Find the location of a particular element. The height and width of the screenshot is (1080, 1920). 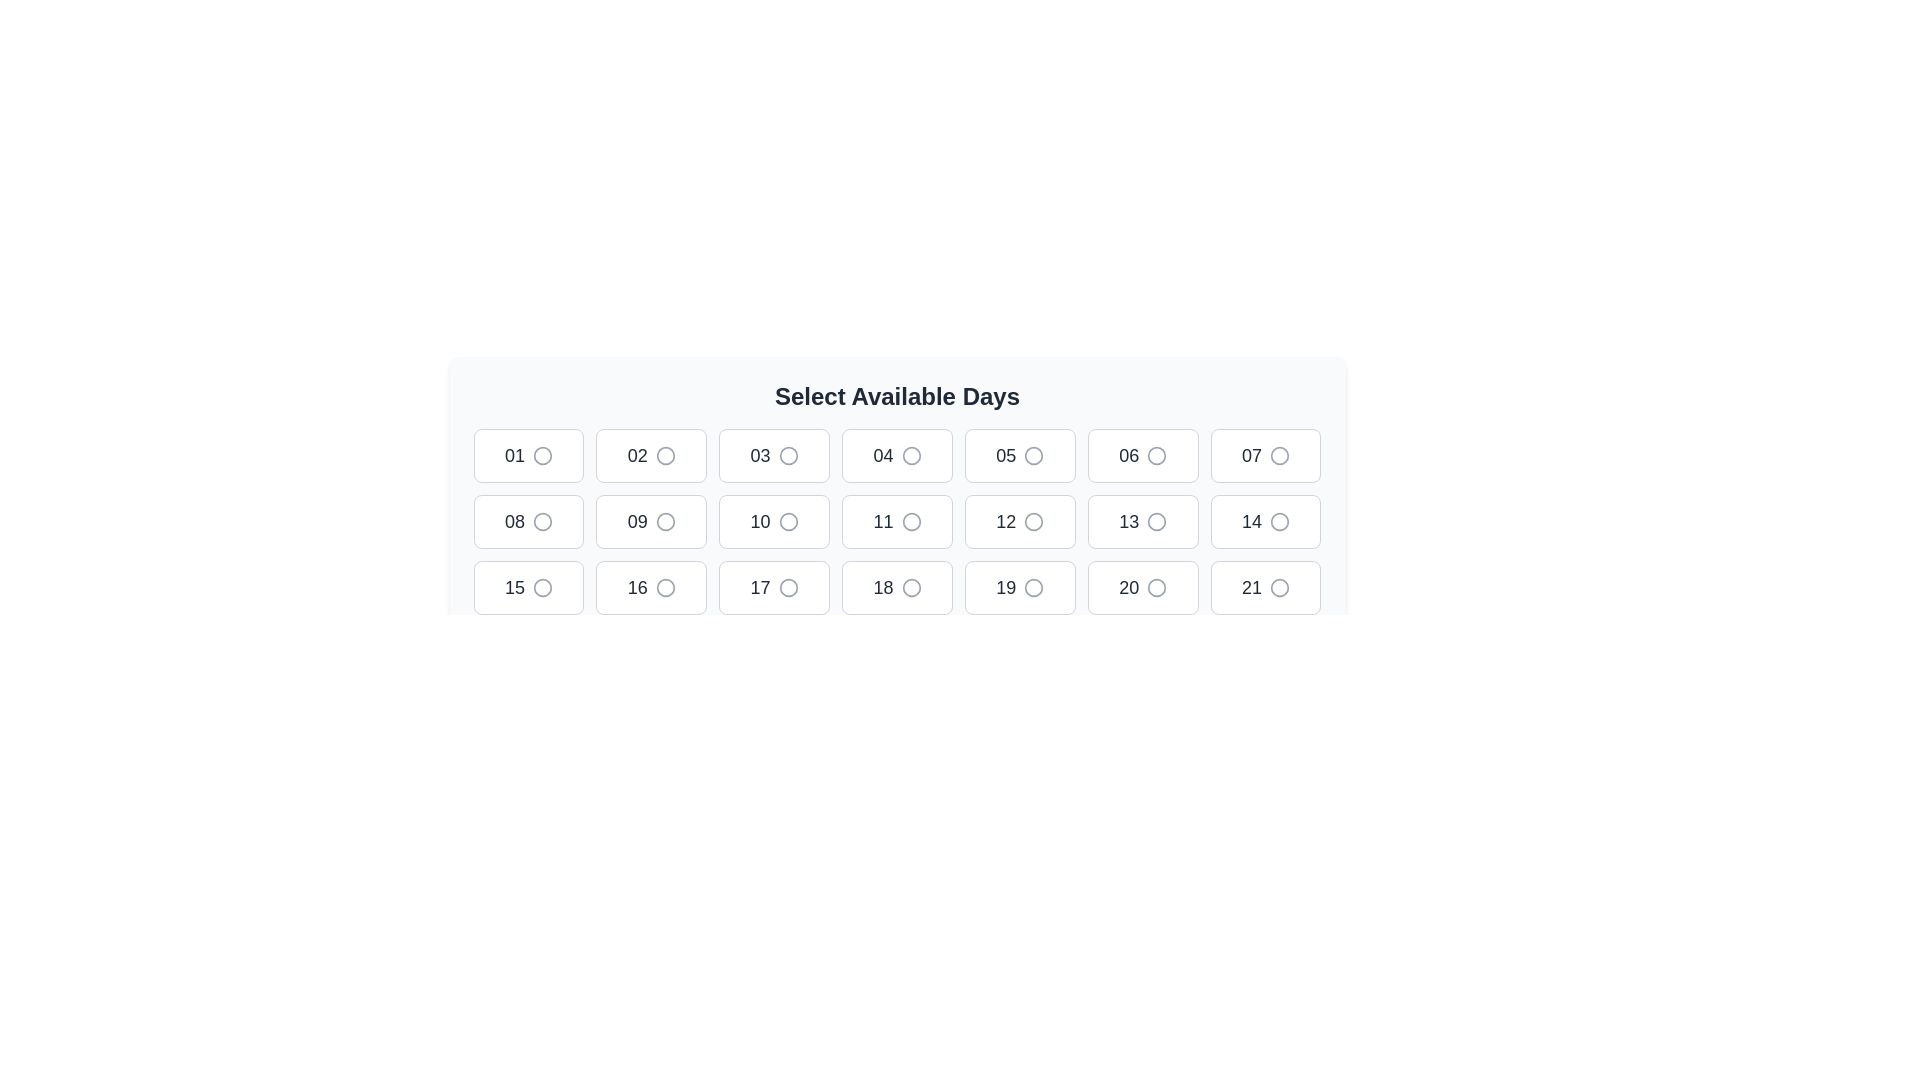

the radio button representing the single selectable day option for '12' located in the second row of days under 'Select Available Days' is located at coordinates (1034, 520).